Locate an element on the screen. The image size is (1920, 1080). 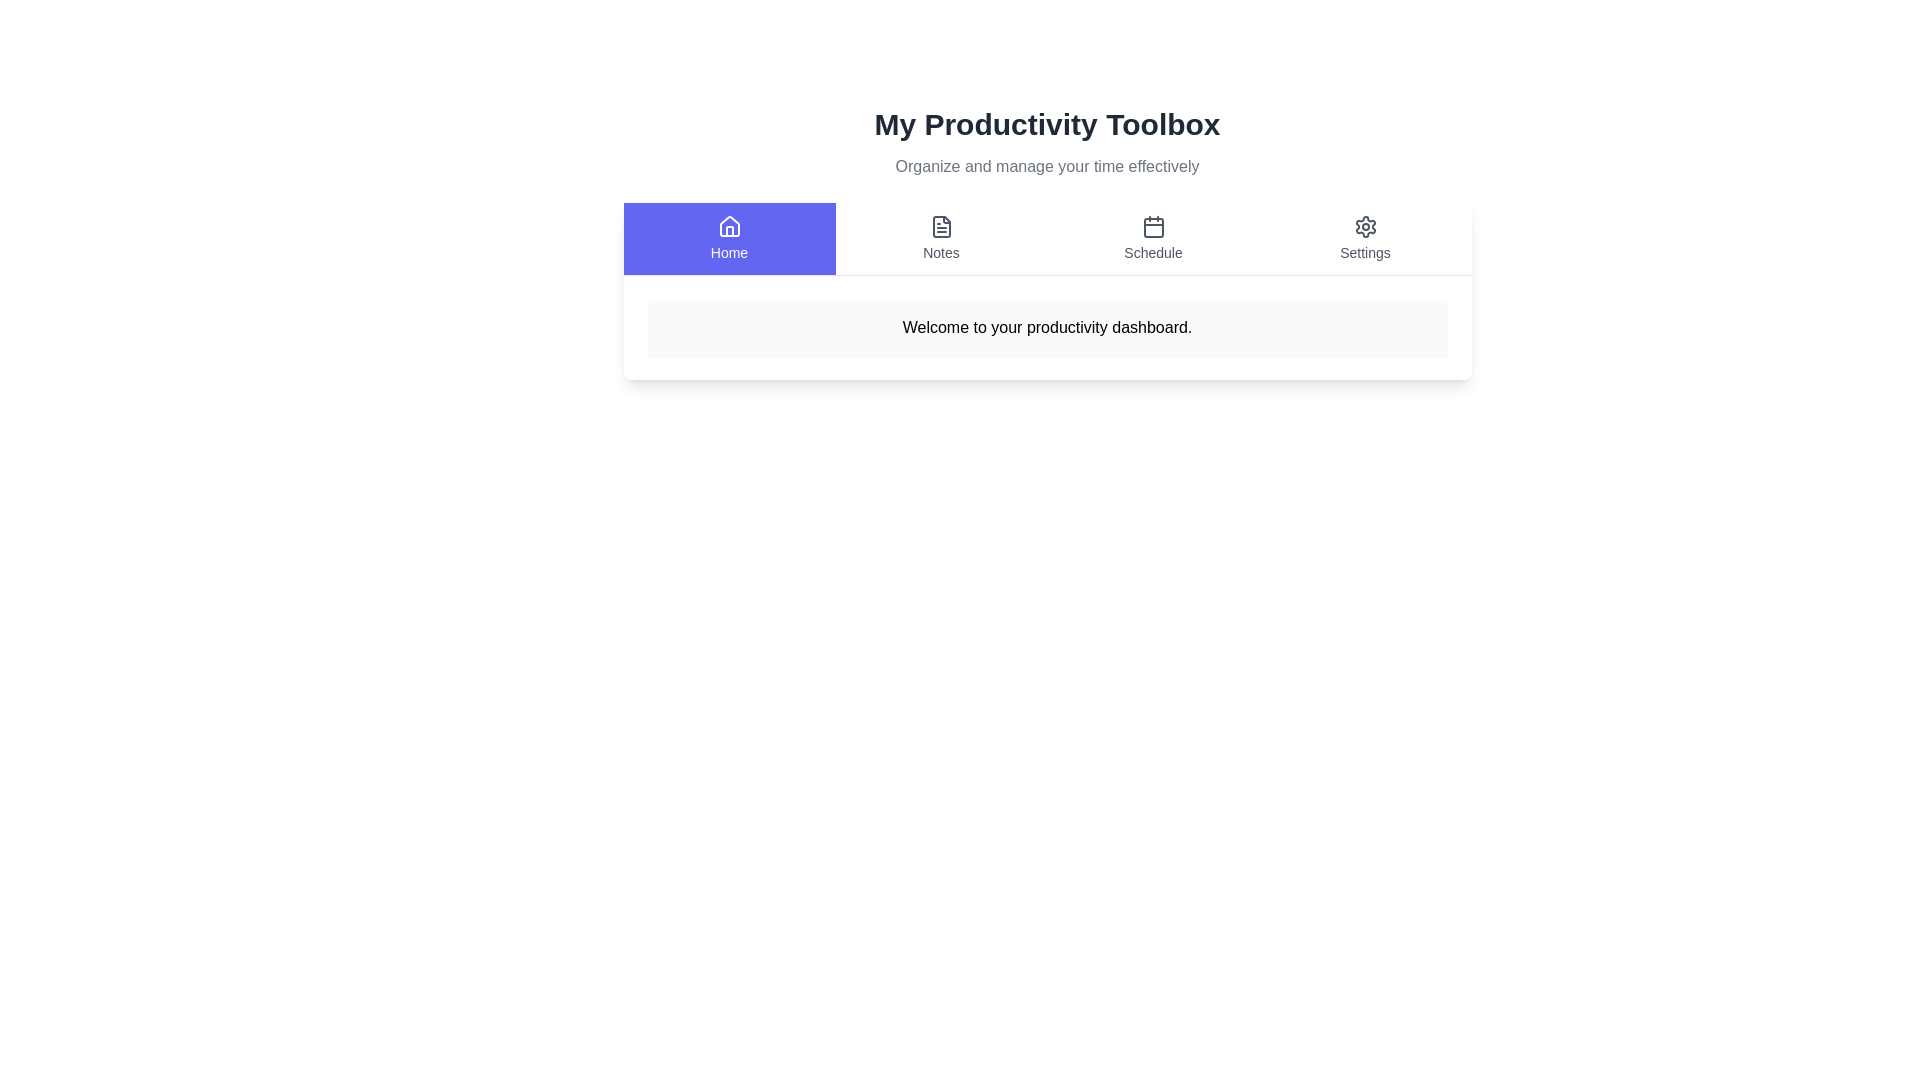
the Settings button located on the far-right side of the navigation bar to change its background color is located at coordinates (1364, 238).